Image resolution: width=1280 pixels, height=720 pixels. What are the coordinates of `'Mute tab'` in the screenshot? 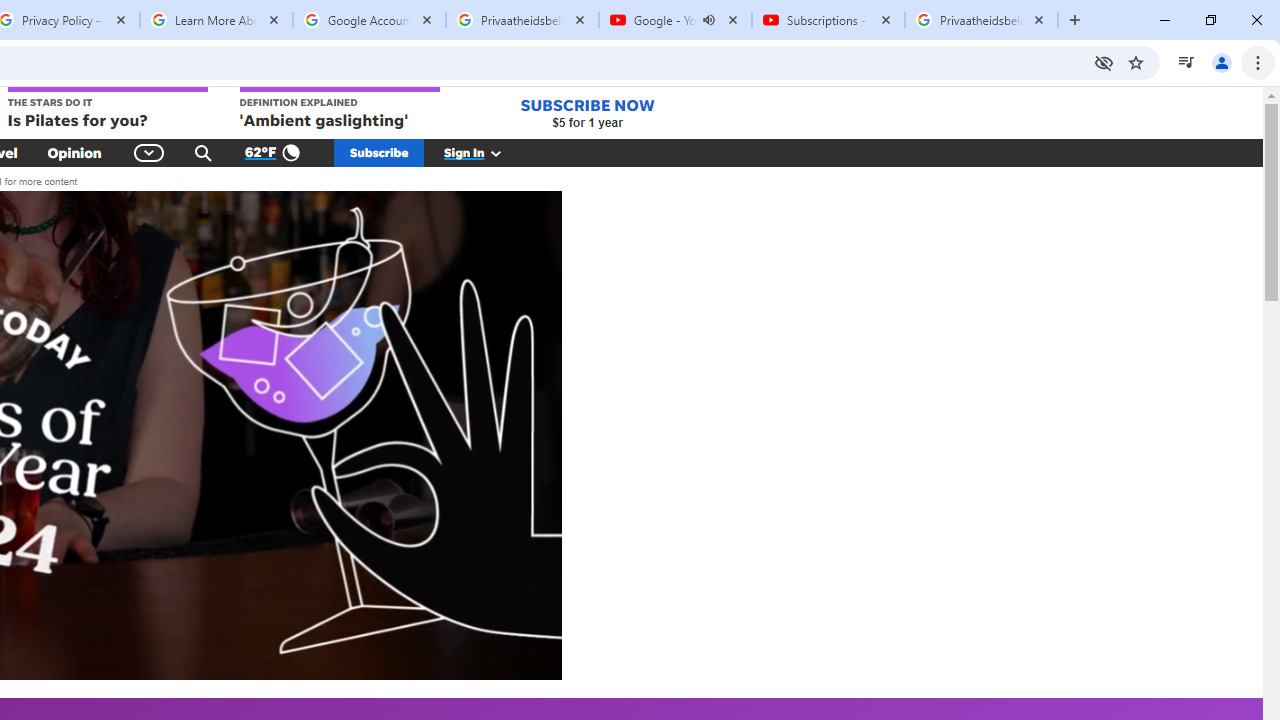 It's located at (709, 20).